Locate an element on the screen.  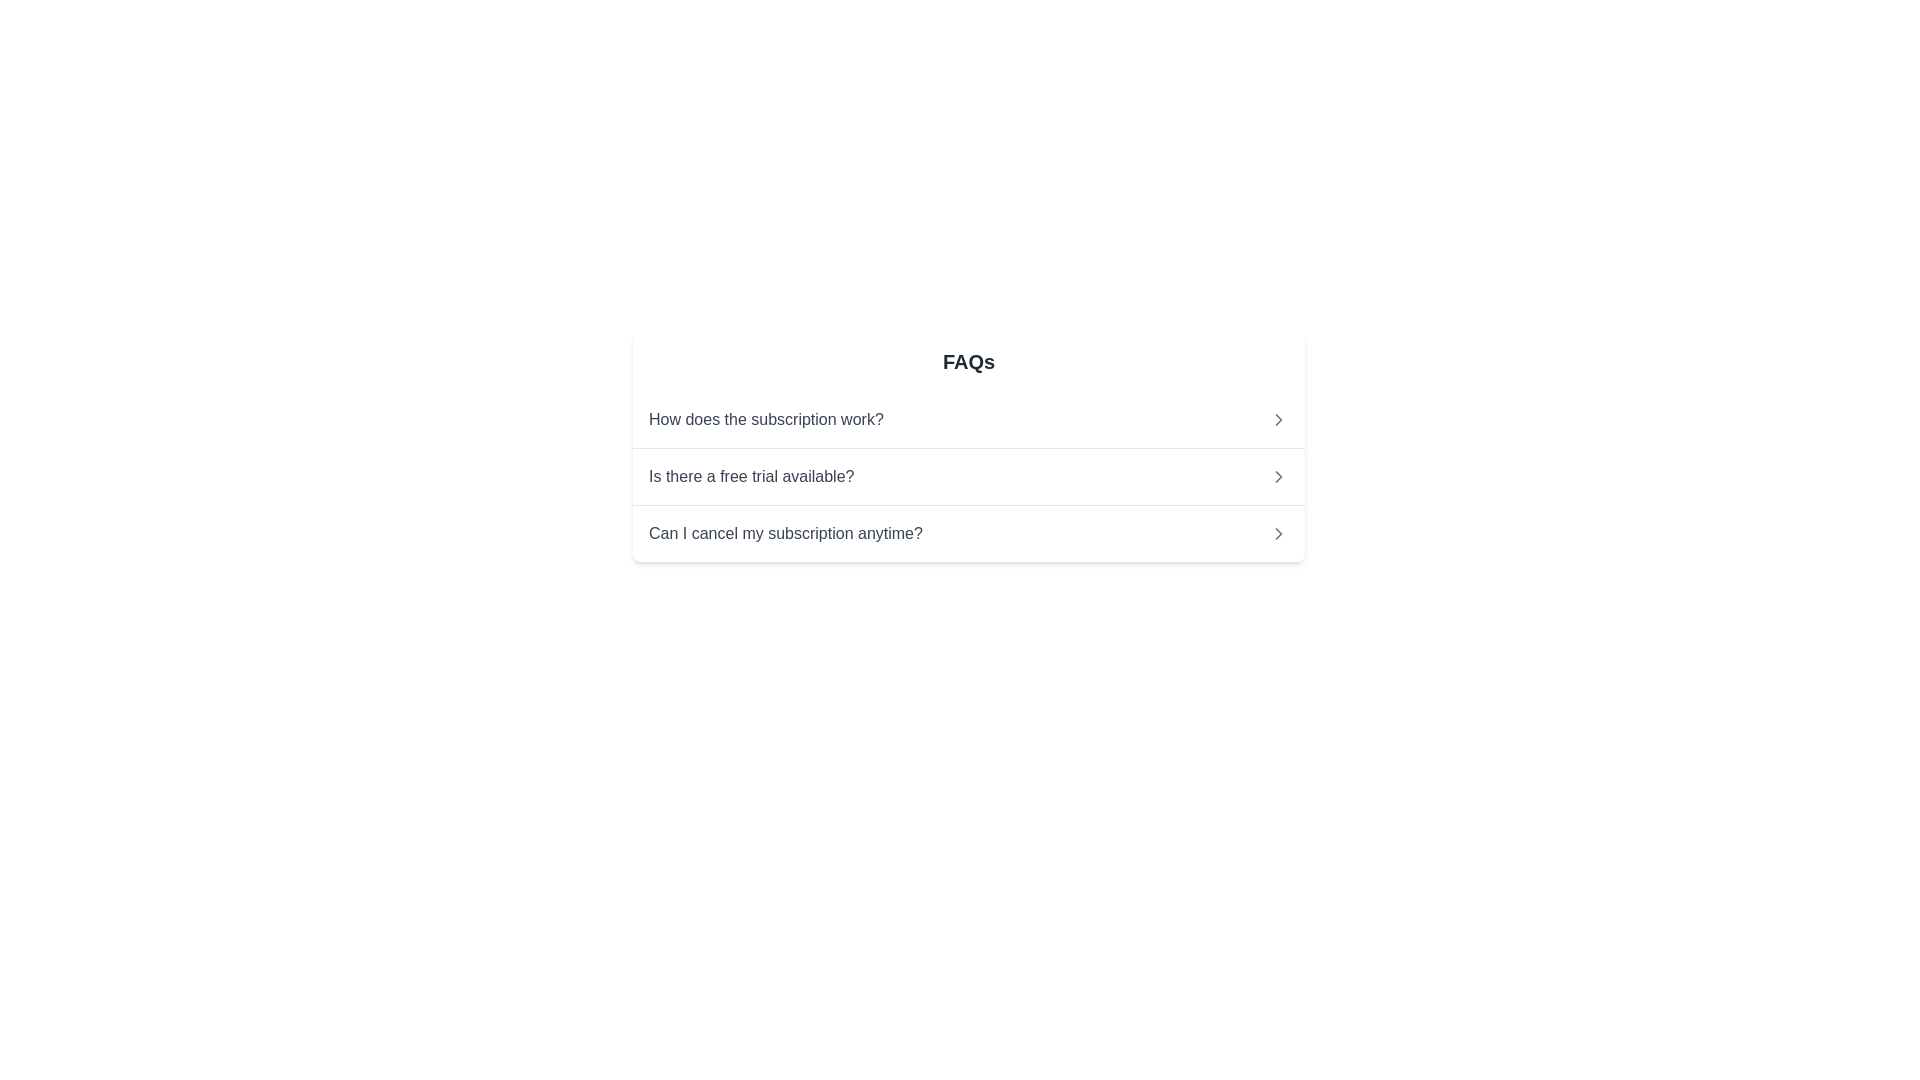
the third entry in the FAQ list about subscription cancellation is located at coordinates (969, 531).